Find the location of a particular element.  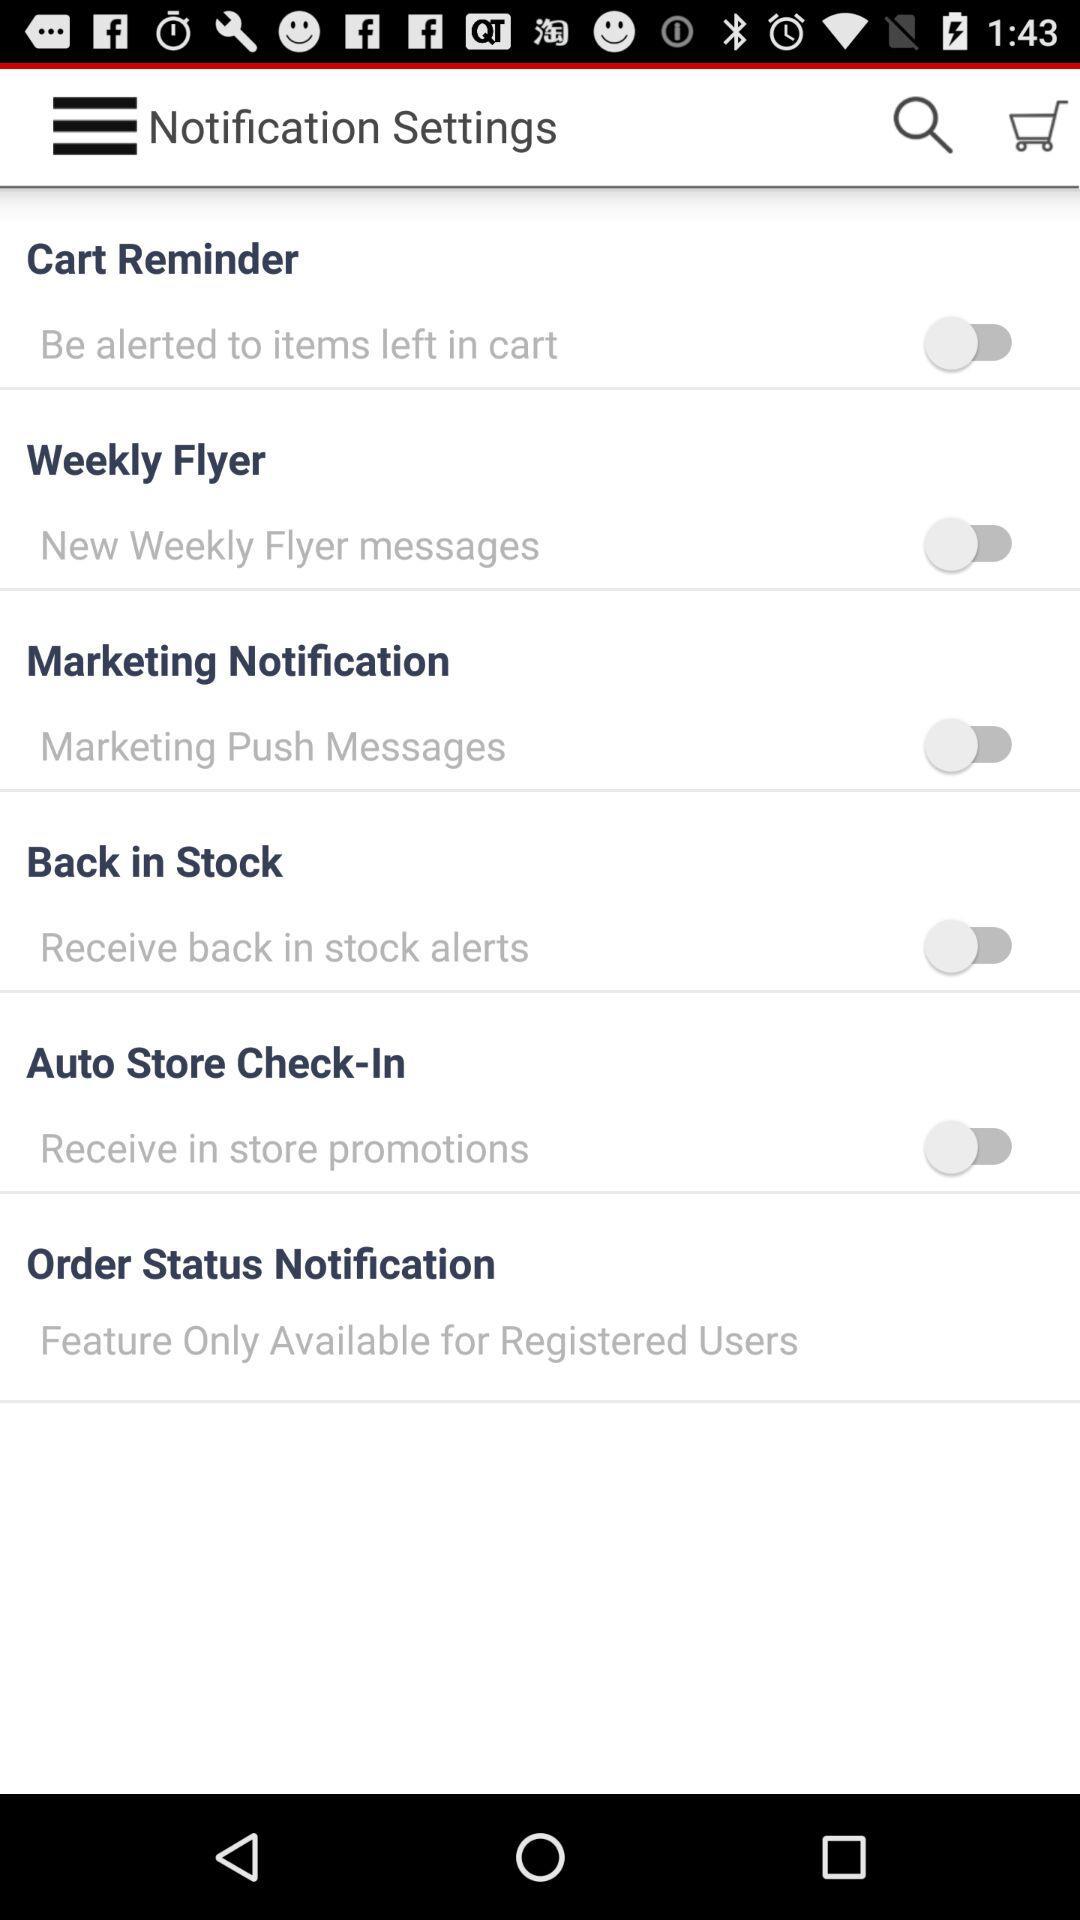

icon to the right of notification settings is located at coordinates (922, 124).